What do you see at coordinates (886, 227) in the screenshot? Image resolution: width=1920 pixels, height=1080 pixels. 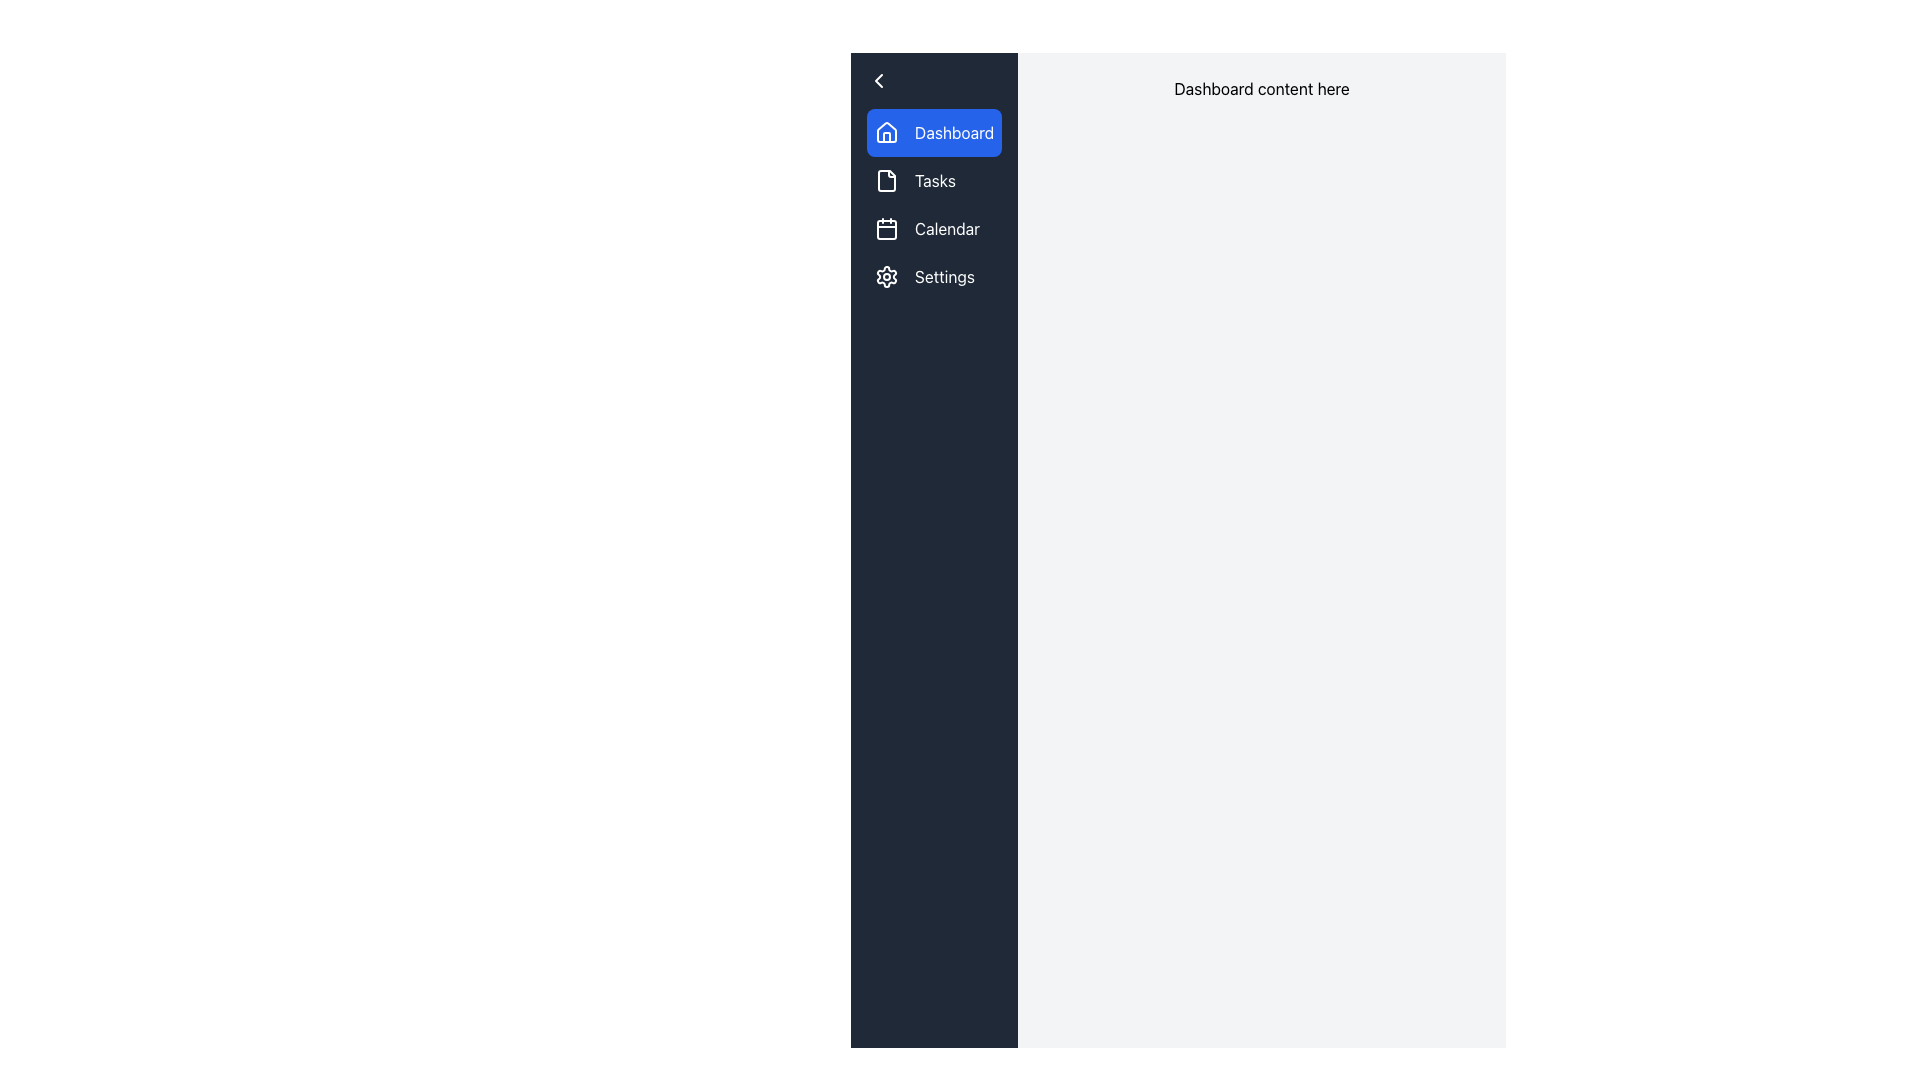 I see `the 'Calendar' menu option, which is represented by a minimalistic white calendar icon located in the left sidebar of the interface` at bounding box center [886, 227].